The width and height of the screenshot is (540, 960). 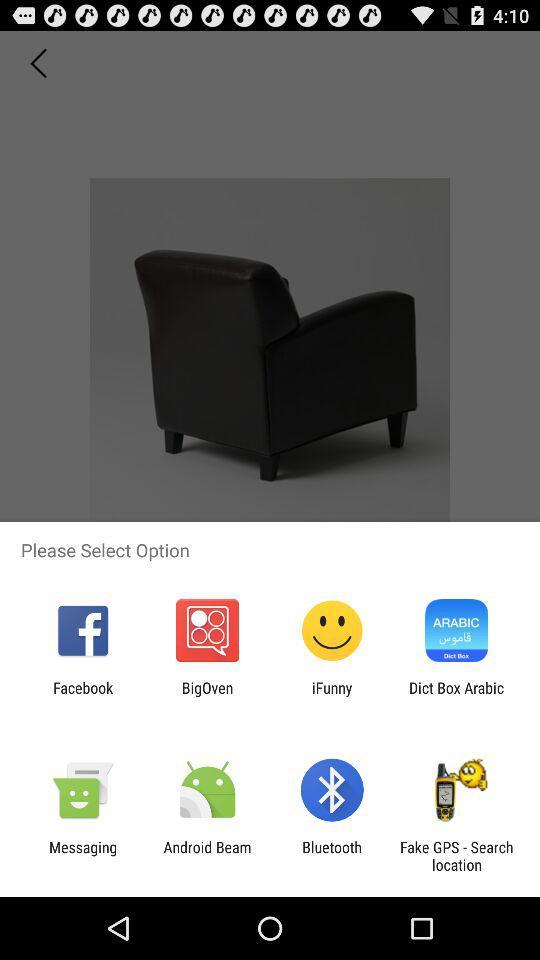 What do you see at coordinates (82, 696) in the screenshot?
I see `the facebook app` at bounding box center [82, 696].